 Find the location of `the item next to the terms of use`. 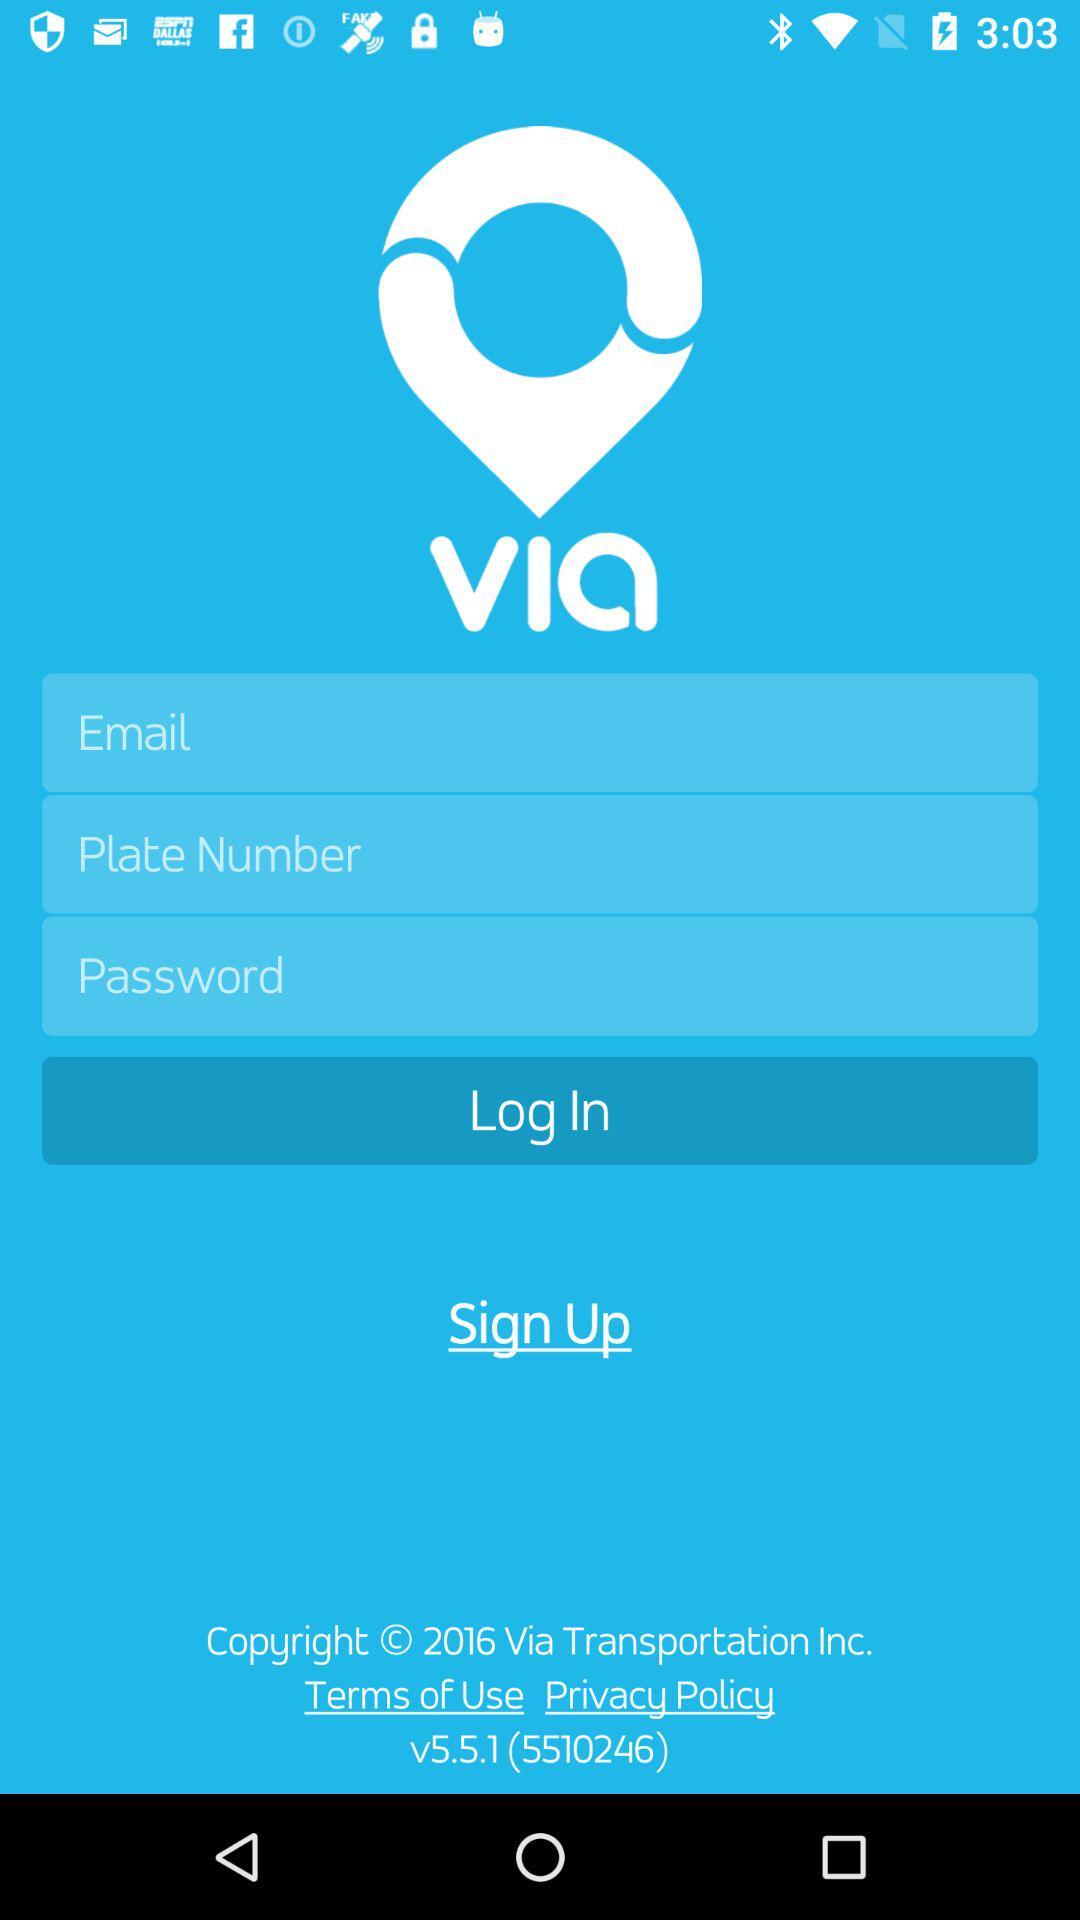

the item next to the terms of use is located at coordinates (665, 1693).